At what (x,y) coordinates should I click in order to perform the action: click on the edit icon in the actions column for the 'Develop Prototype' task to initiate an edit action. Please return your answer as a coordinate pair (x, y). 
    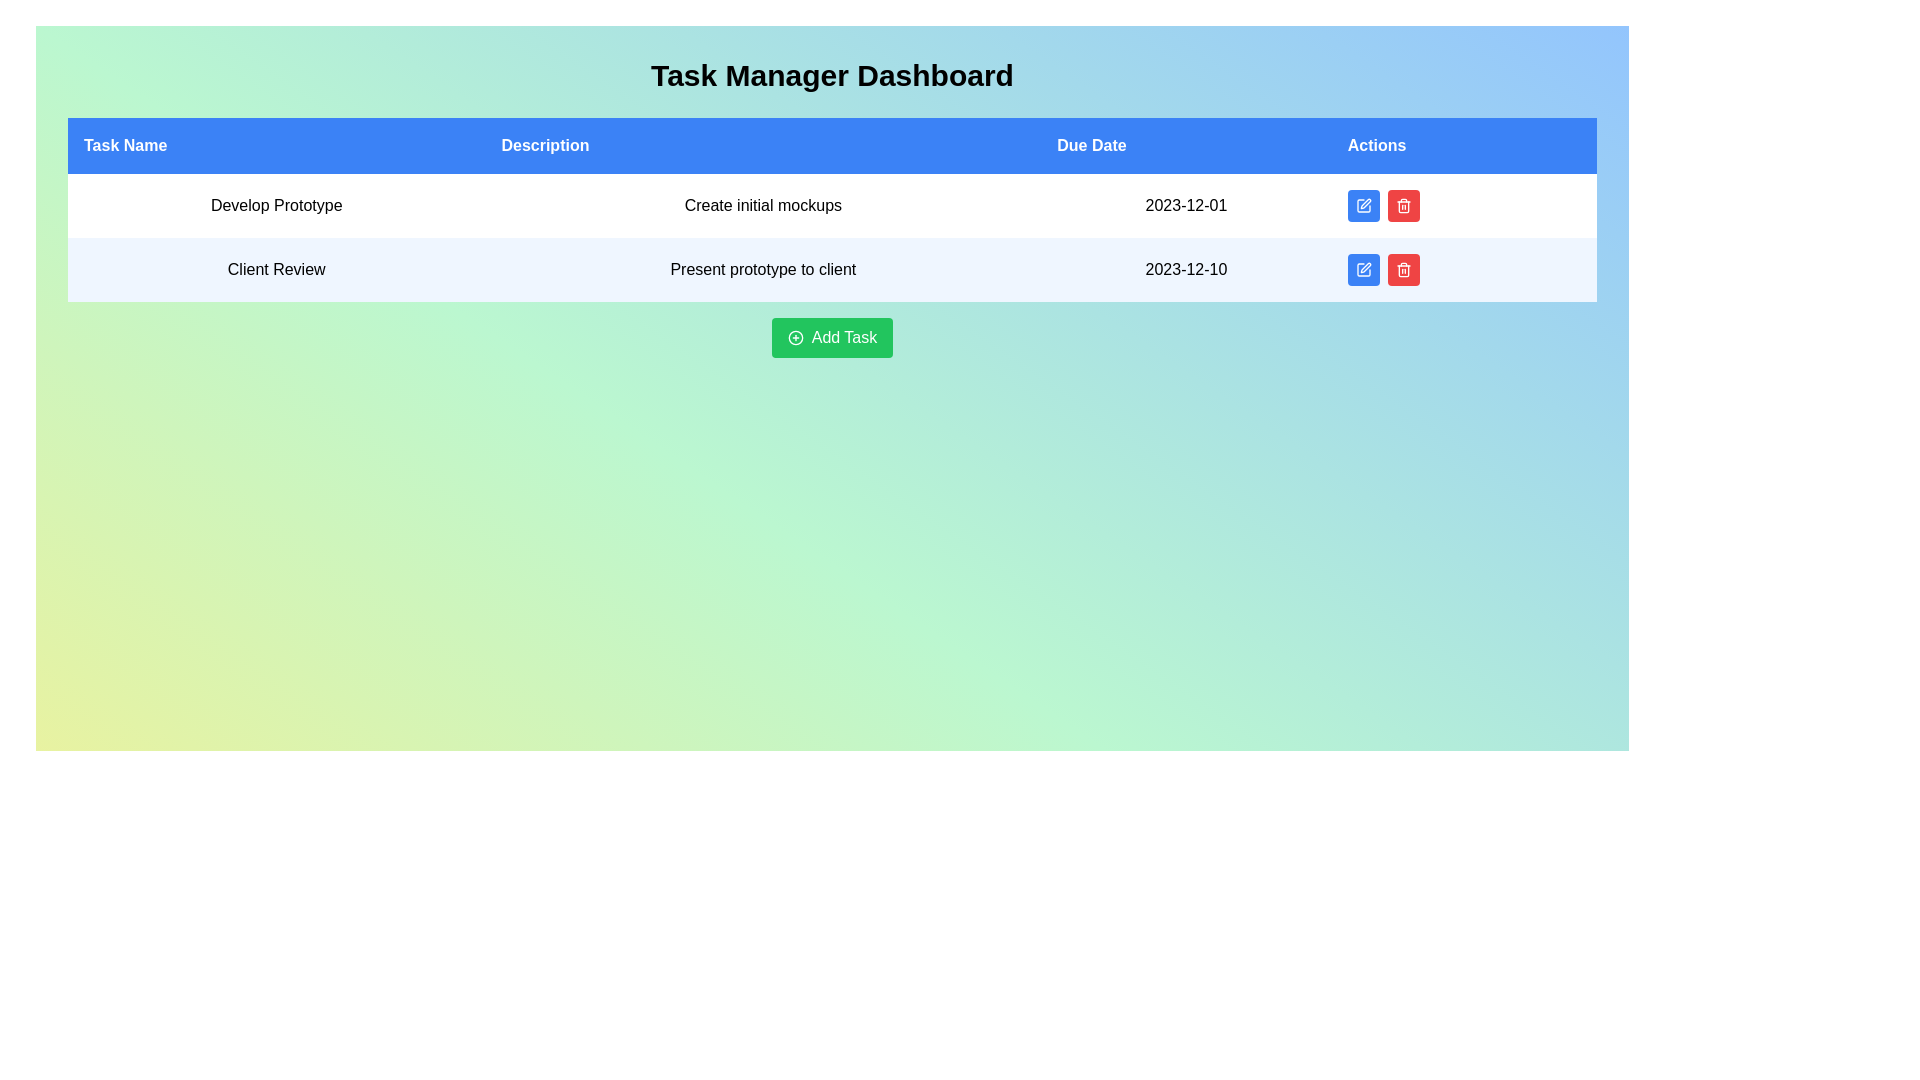
    Looking at the image, I should click on (1362, 205).